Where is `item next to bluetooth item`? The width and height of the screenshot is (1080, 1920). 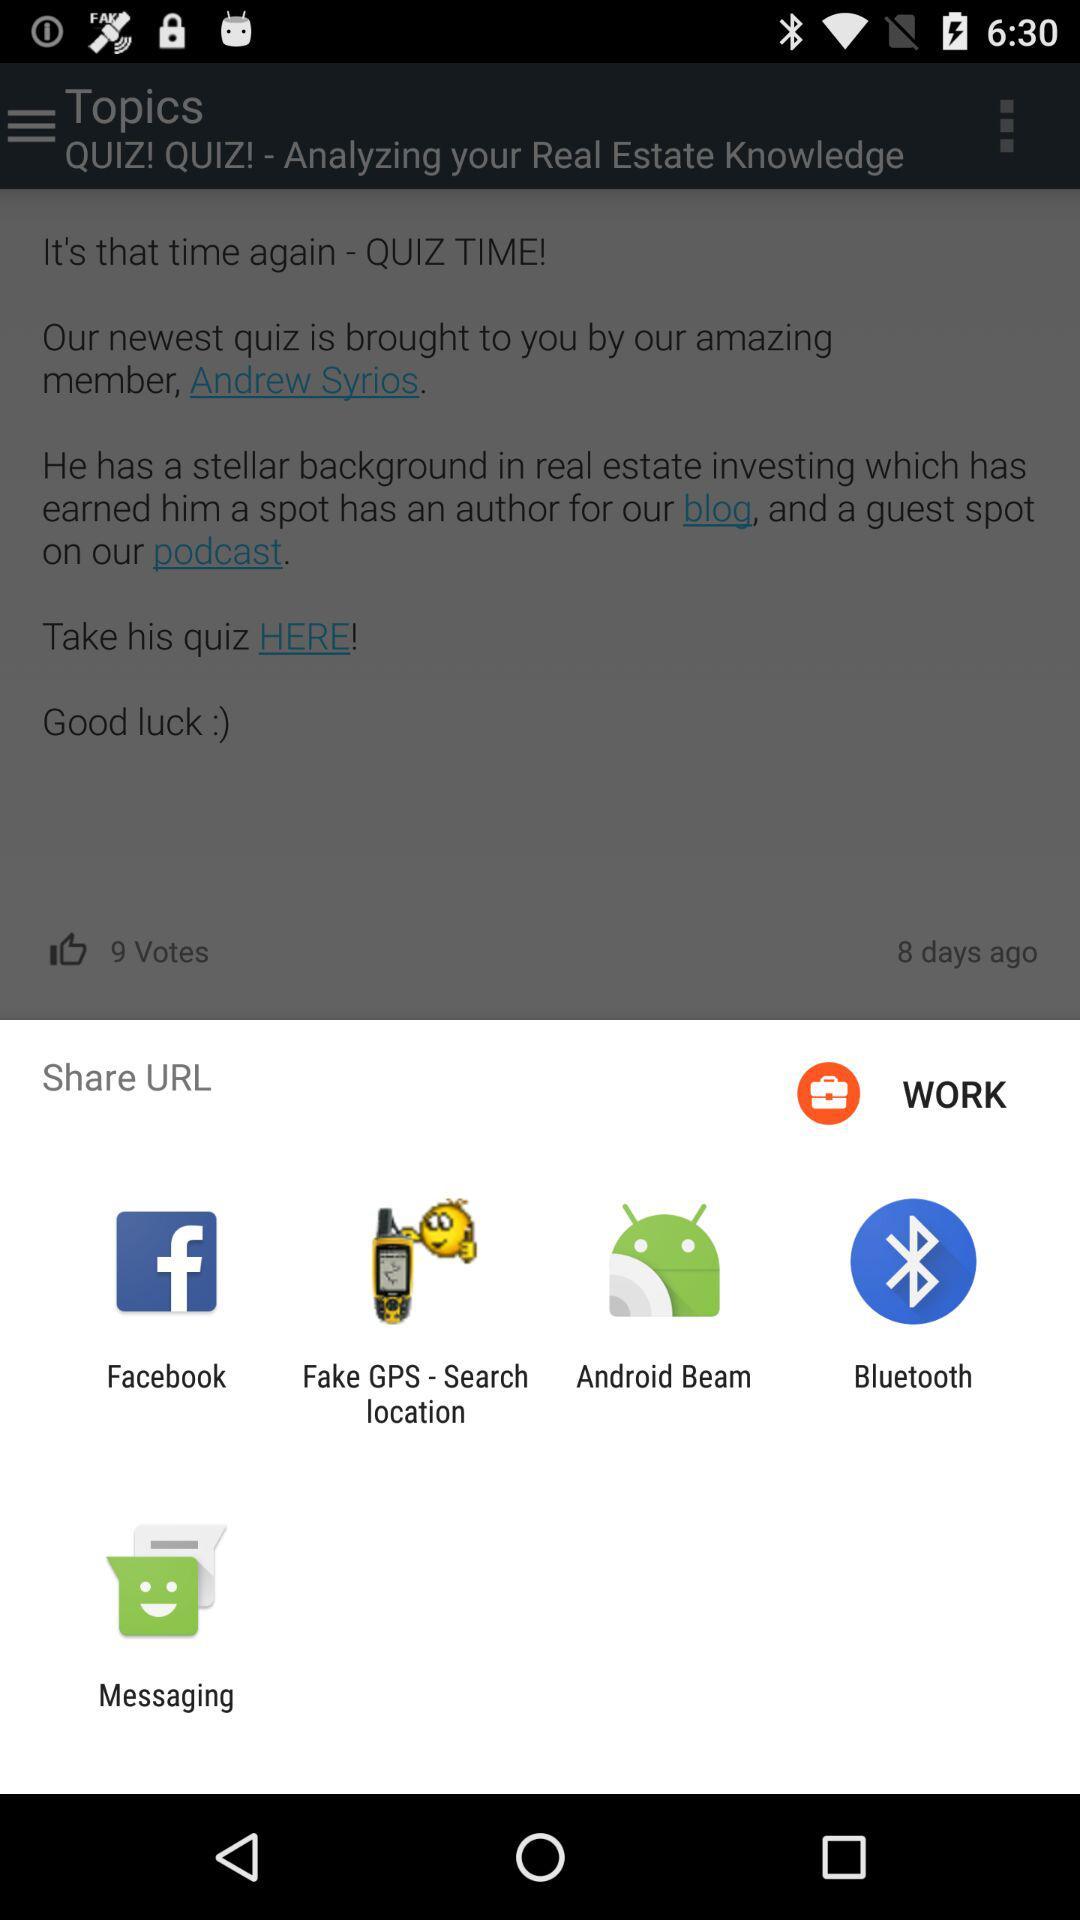 item next to bluetooth item is located at coordinates (664, 1392).